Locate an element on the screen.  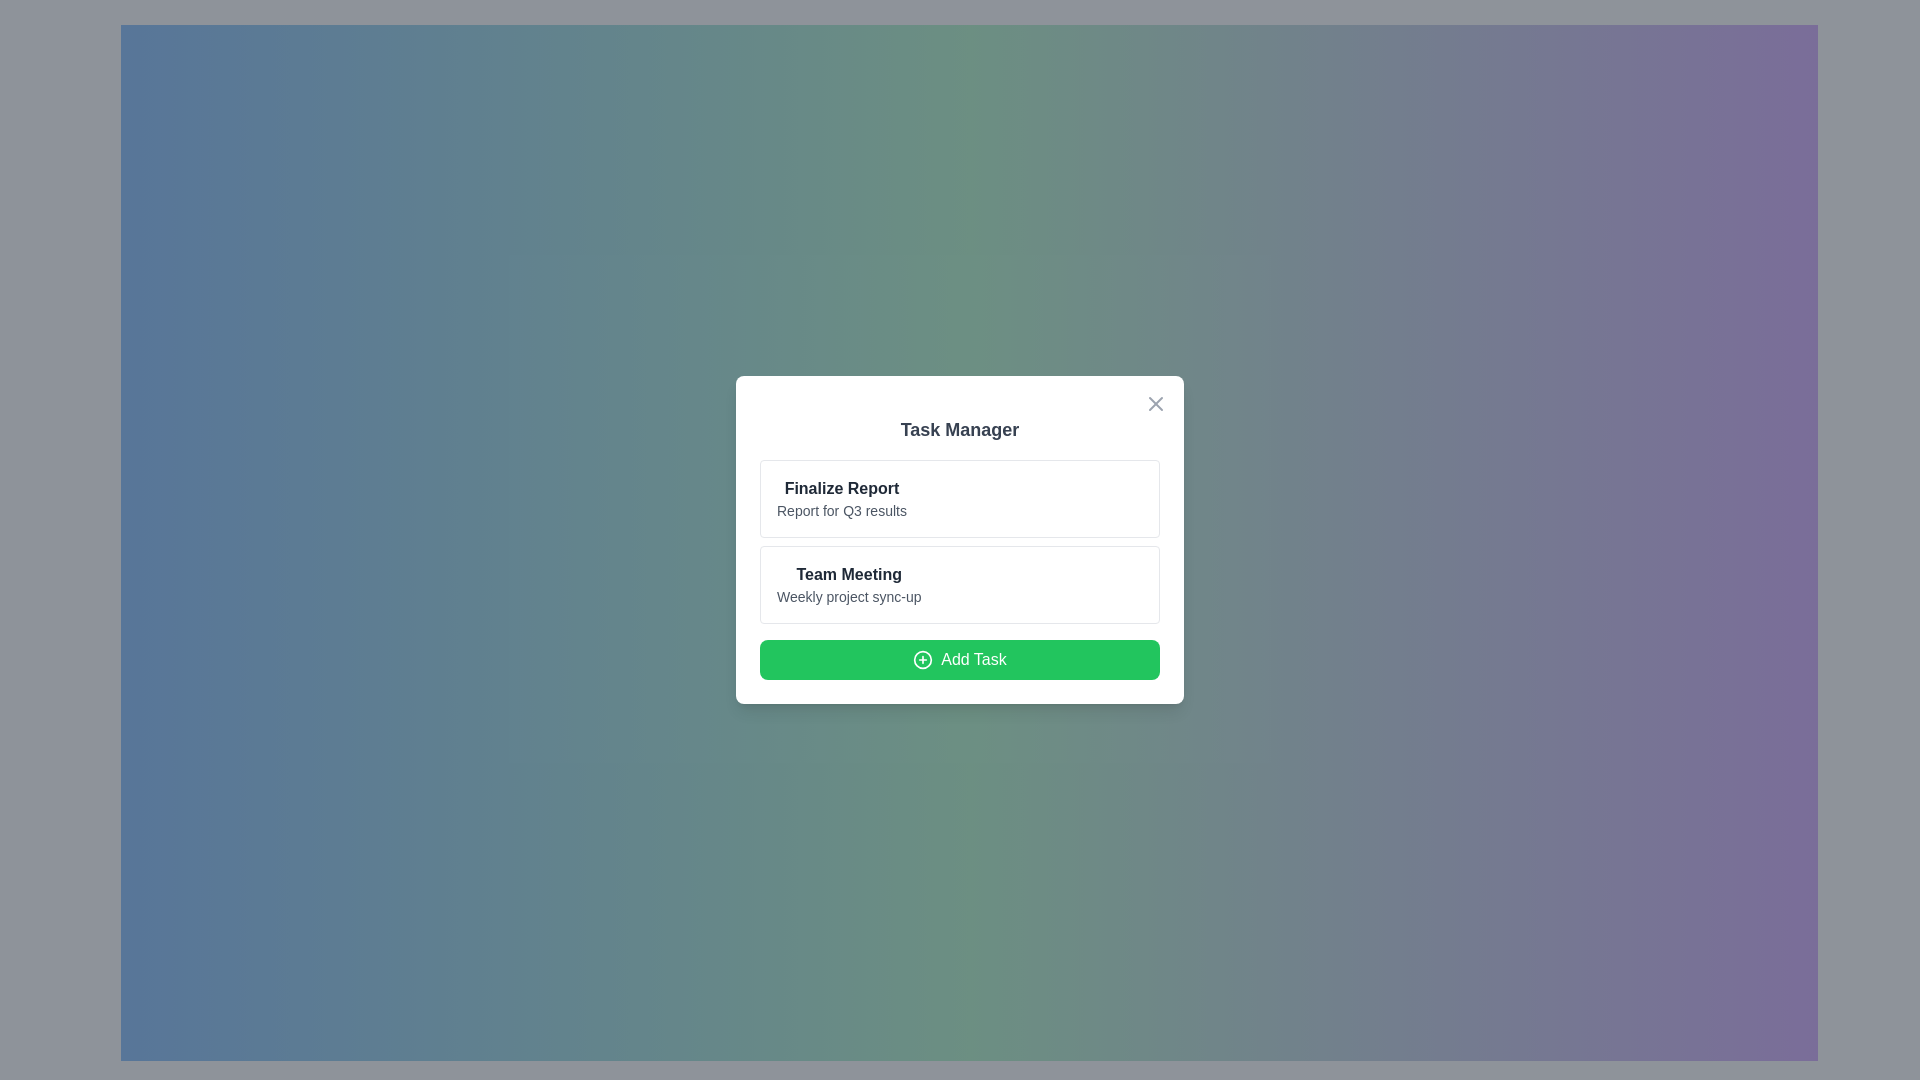
the small square-shaped button with an 'X' icon at the top-right corner of the 'Task Manager' card layout is located at coordinates (1156, 404).